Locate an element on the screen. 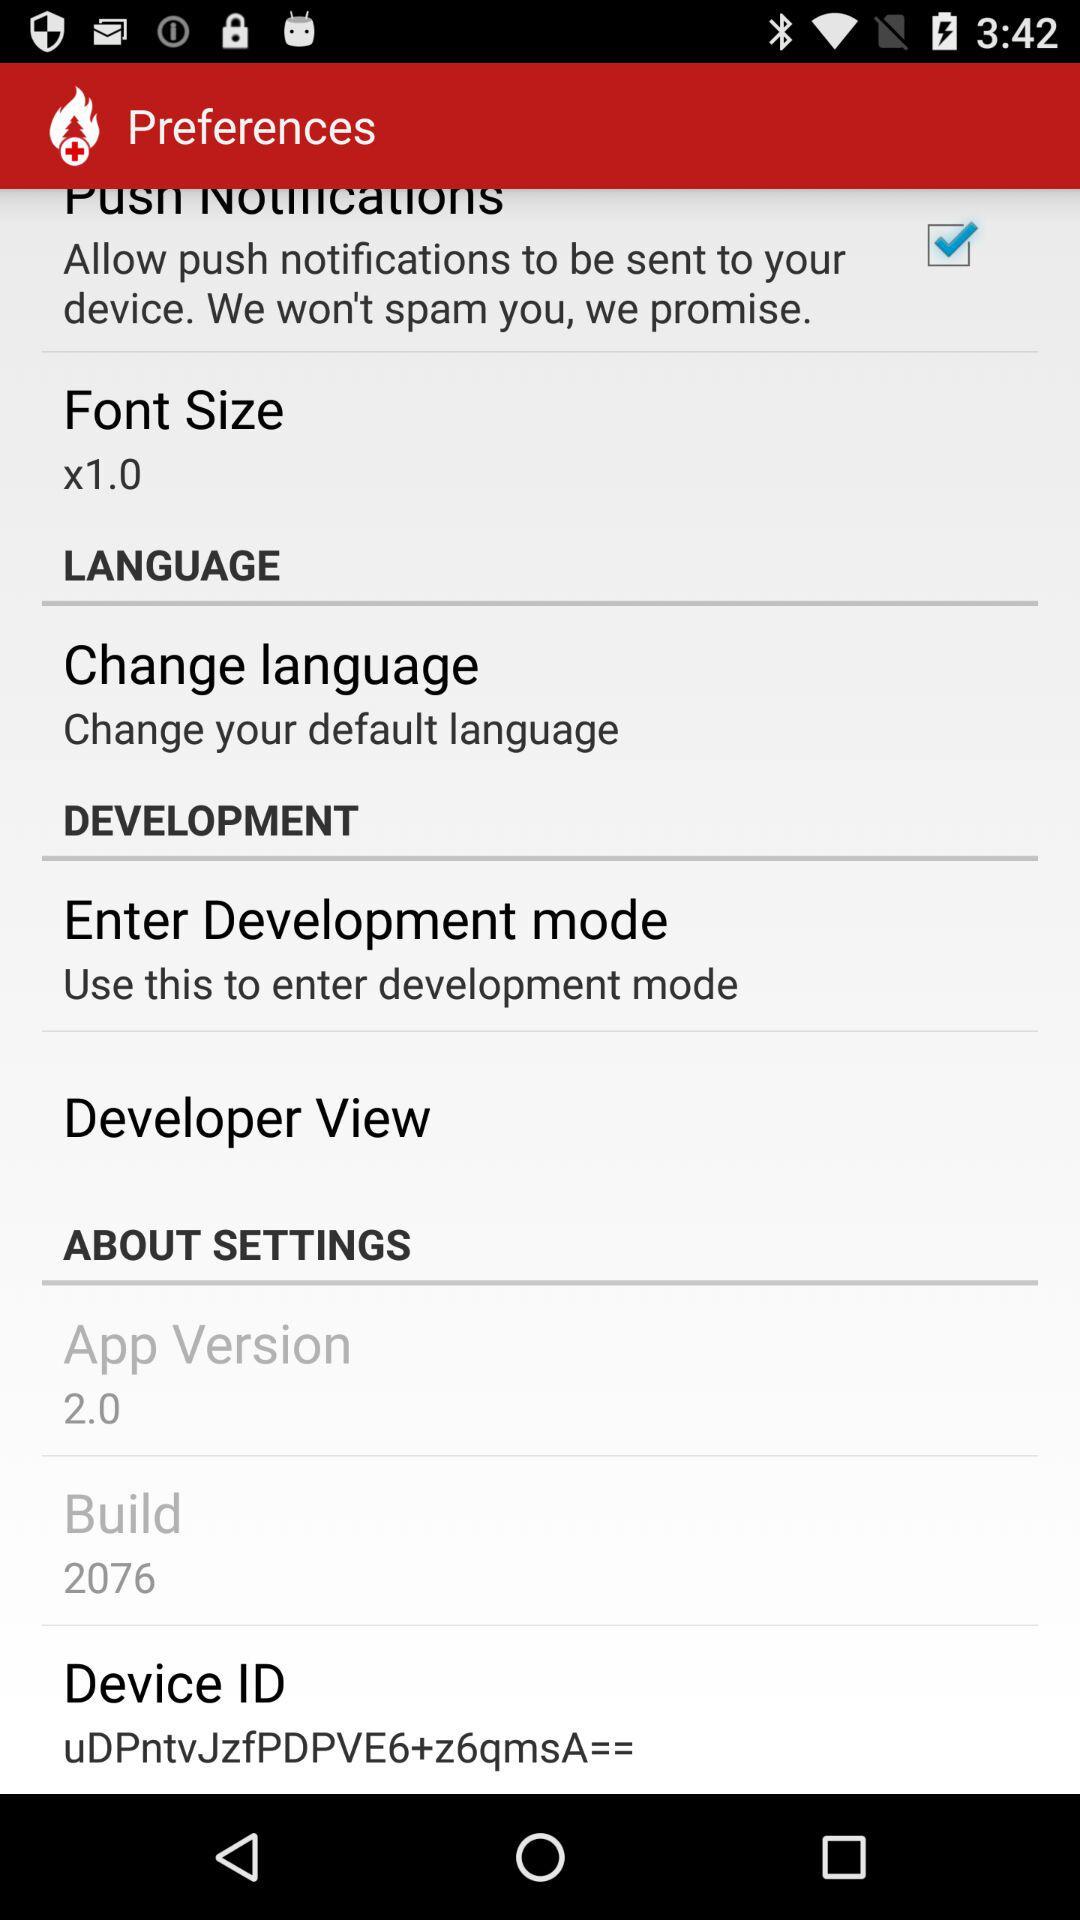  icon below device id is located at coordinates (348, 1745).